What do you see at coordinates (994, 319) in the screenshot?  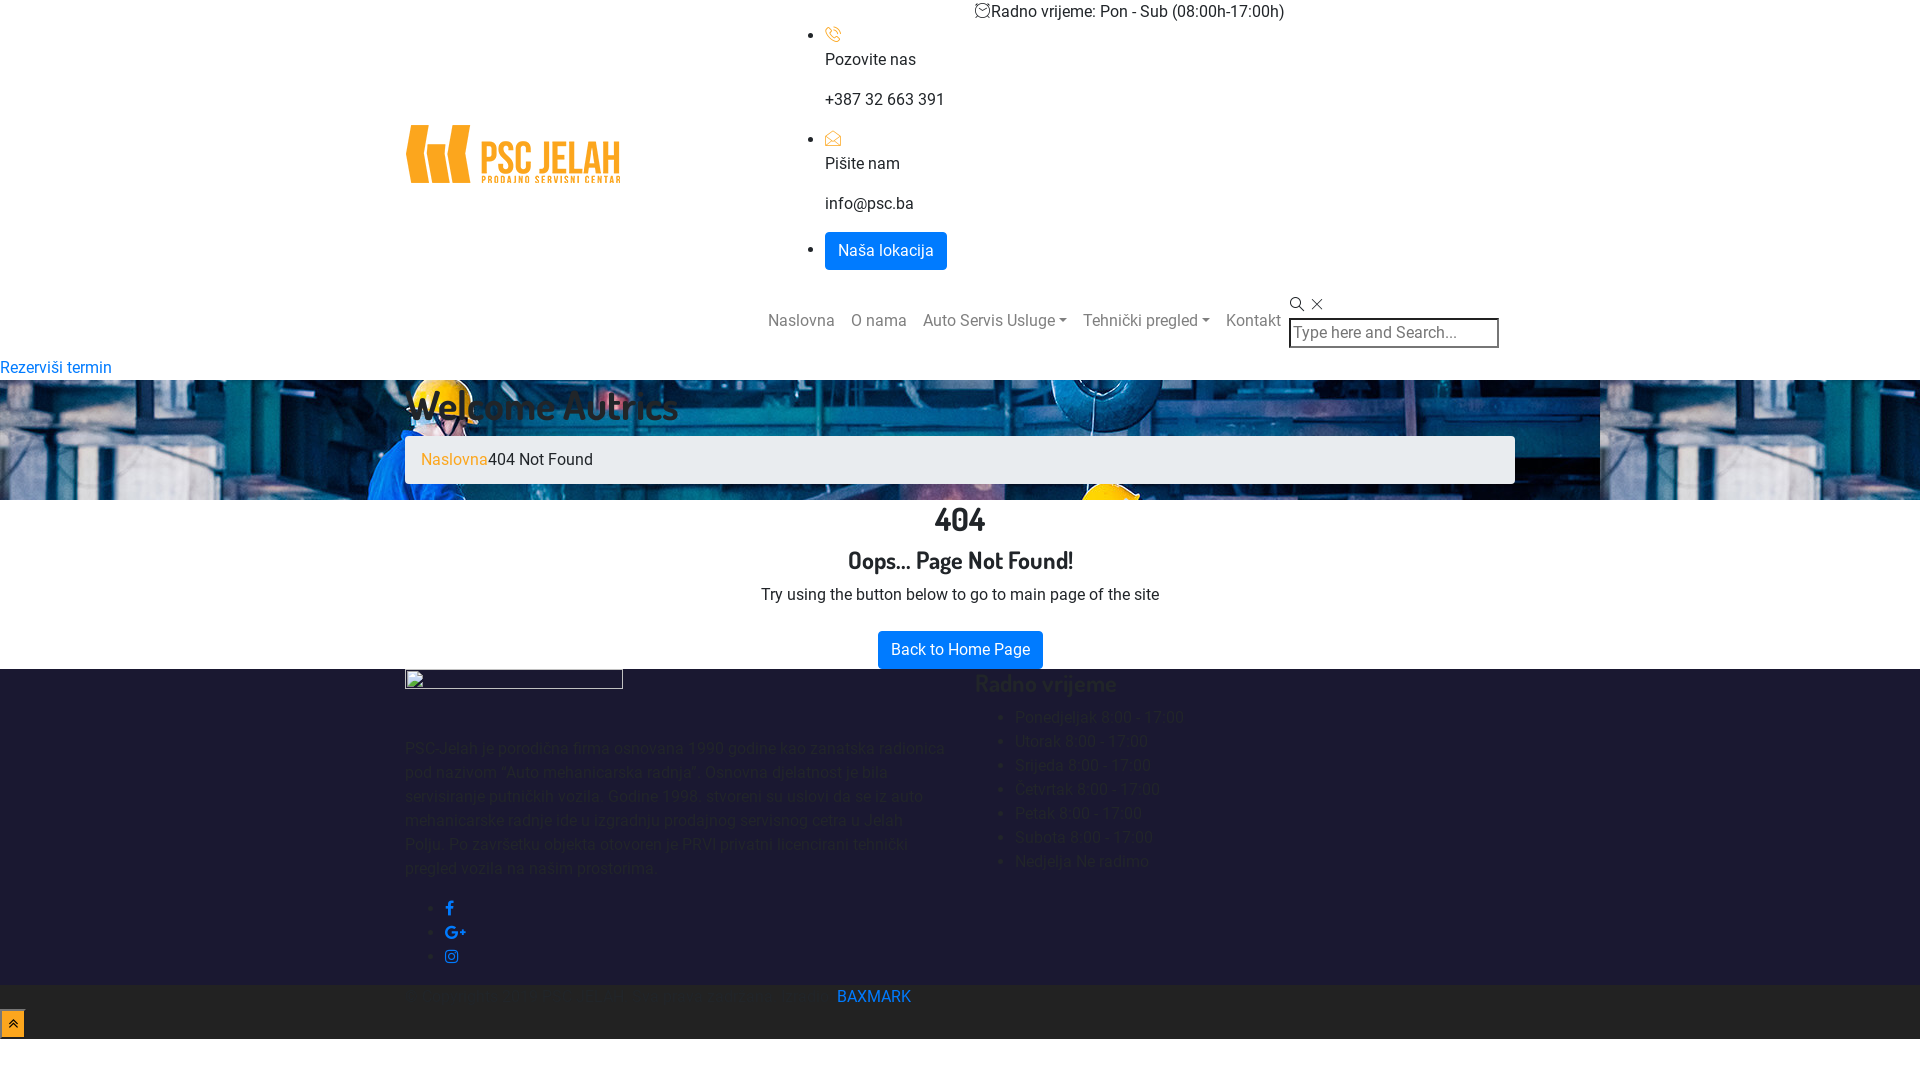 I see `'Auto Servis Usluge'` at bounding box center [994, 319].